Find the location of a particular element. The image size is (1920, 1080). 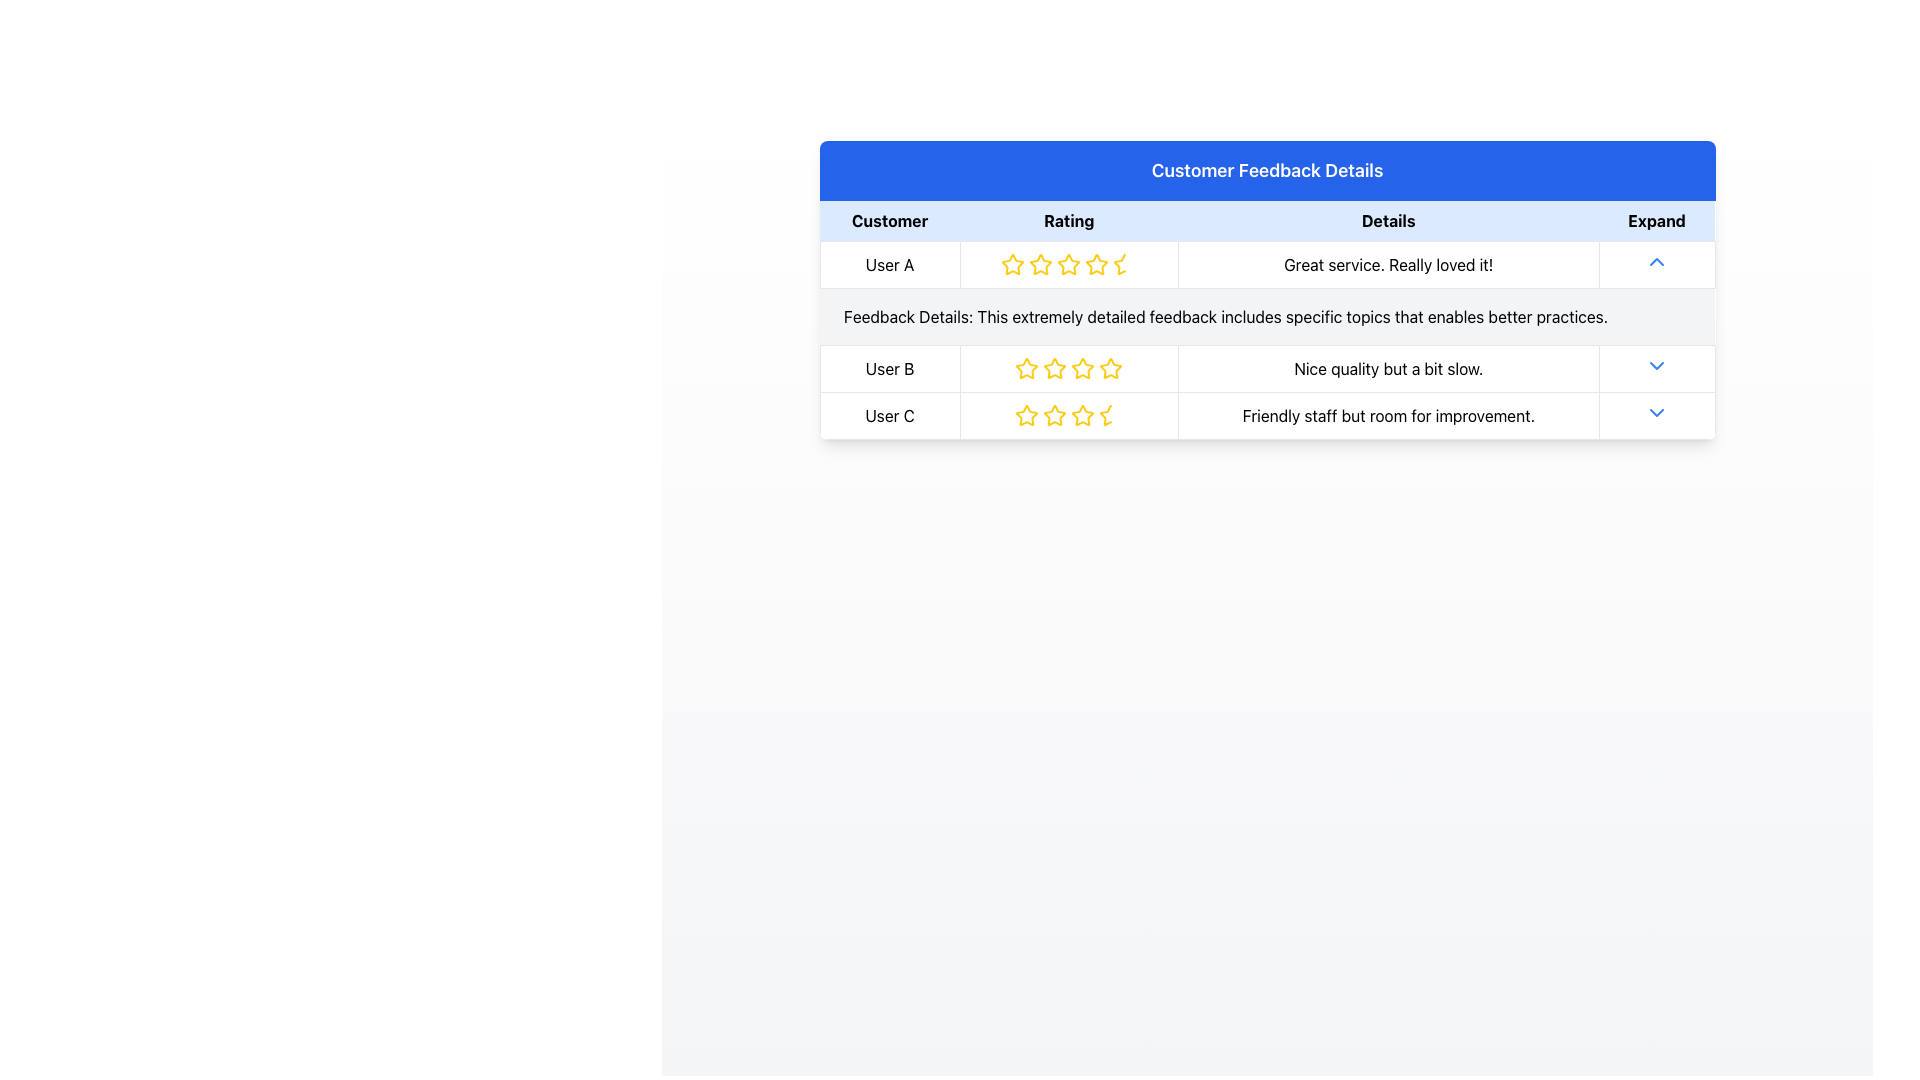

the Rating Stars representing User C's satisfaction level, located in the third row of the table under the 'Rating' column is located at coordinates (1068, 415).